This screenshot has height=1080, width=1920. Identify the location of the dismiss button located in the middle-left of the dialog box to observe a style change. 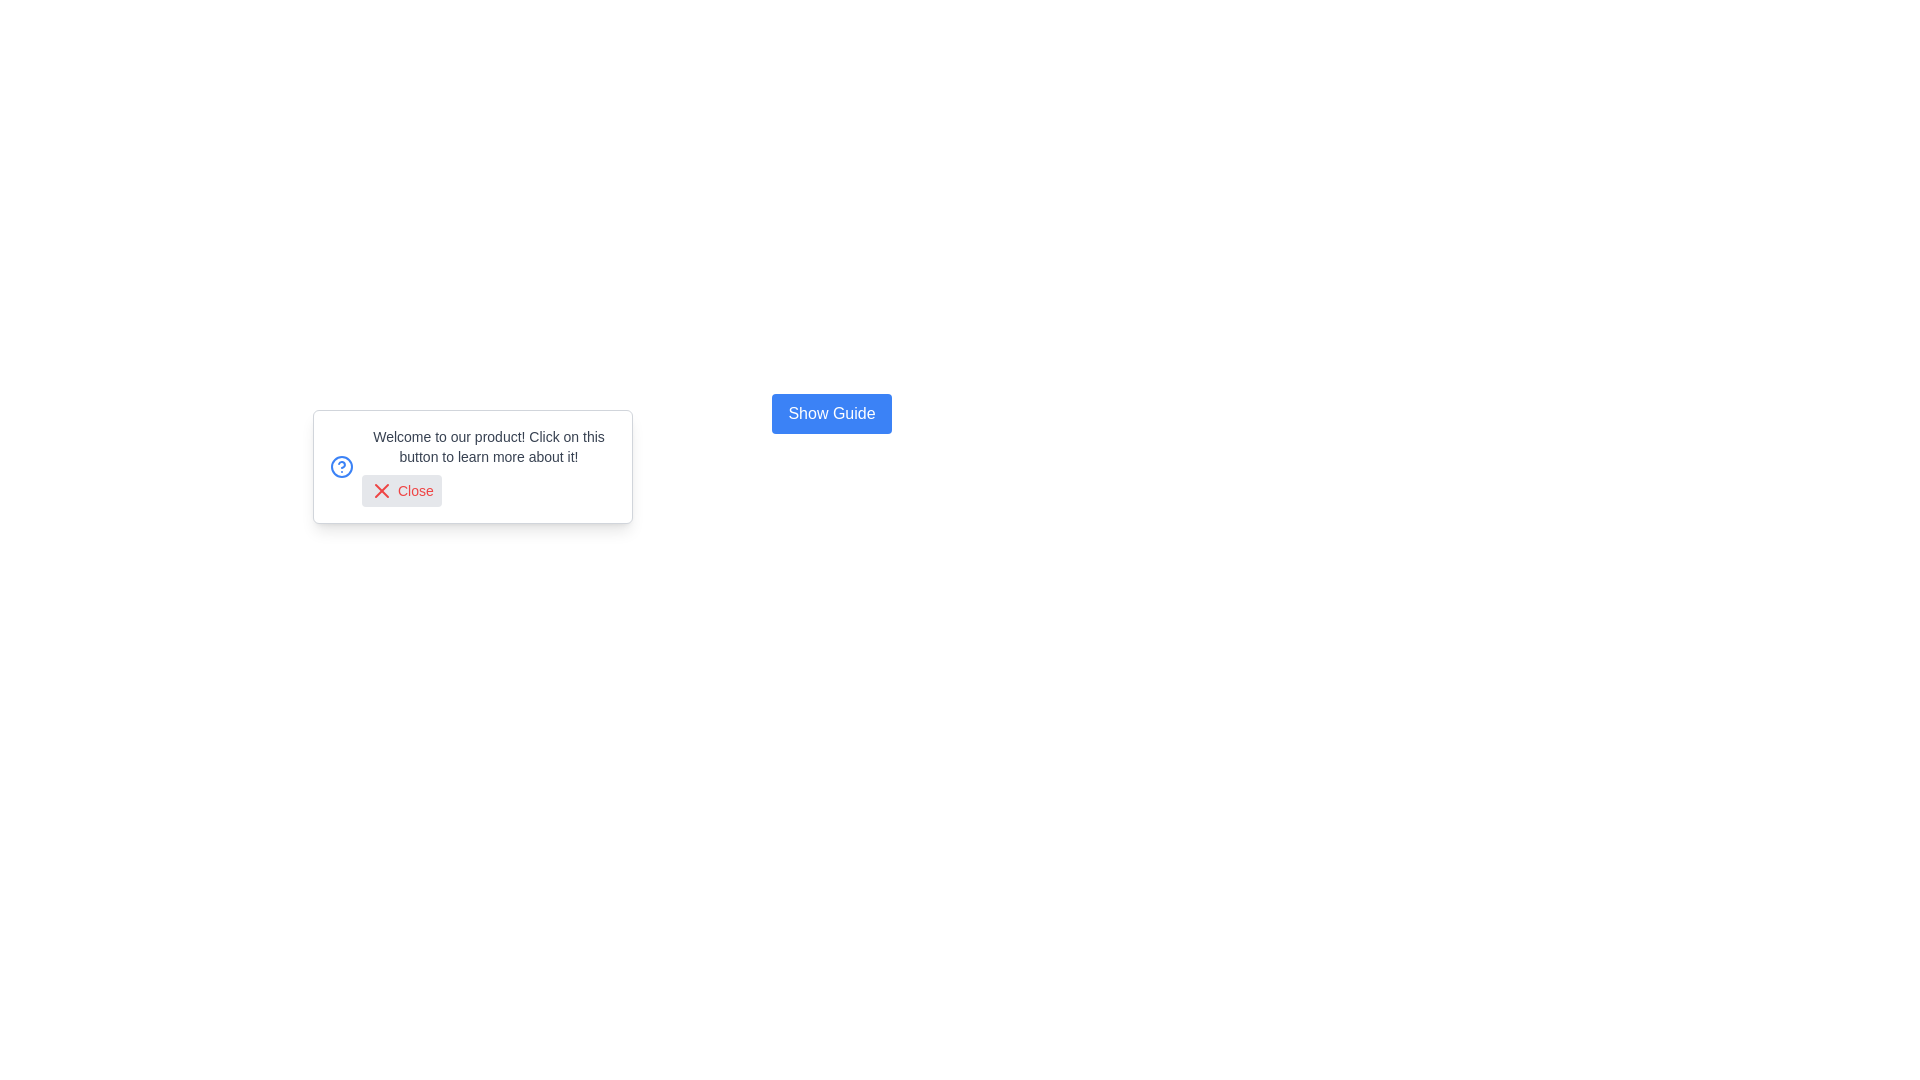
(400, 490).